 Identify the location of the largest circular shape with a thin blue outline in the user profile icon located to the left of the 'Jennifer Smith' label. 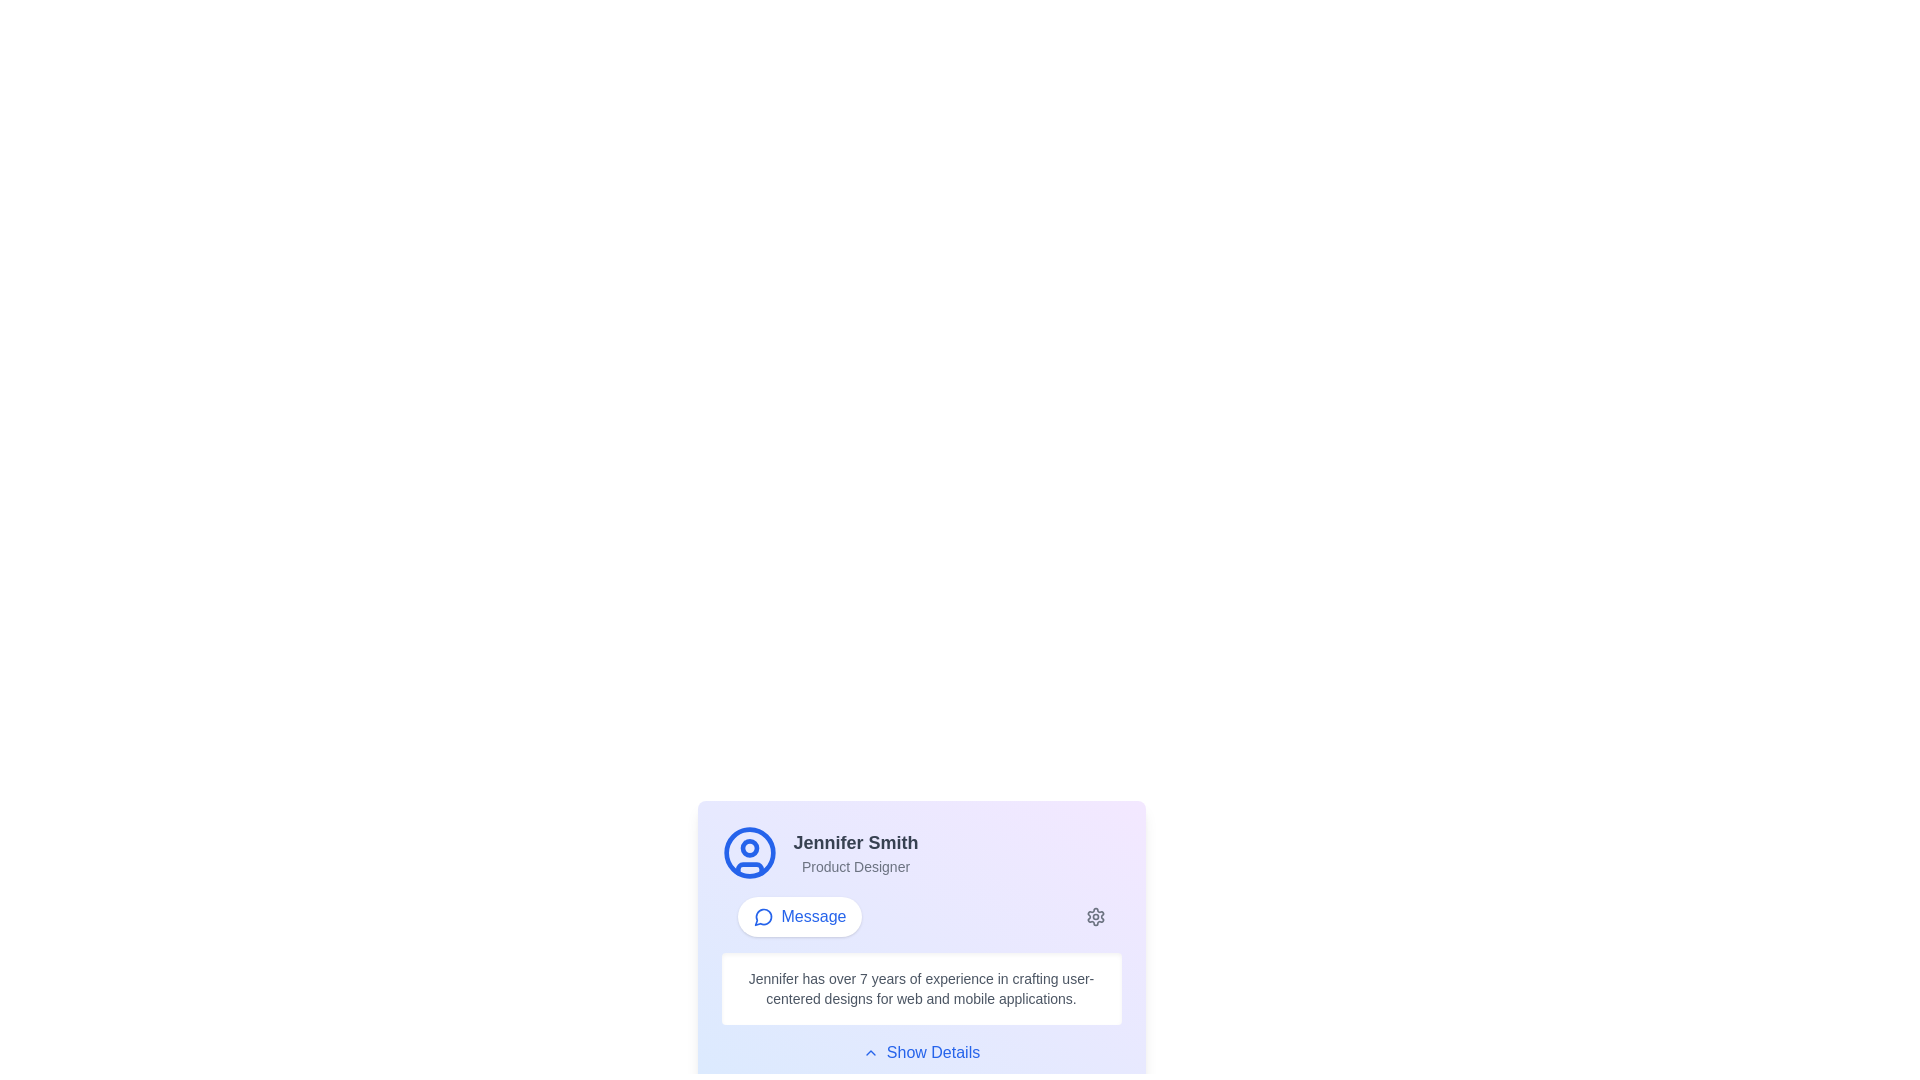
(748, 852).